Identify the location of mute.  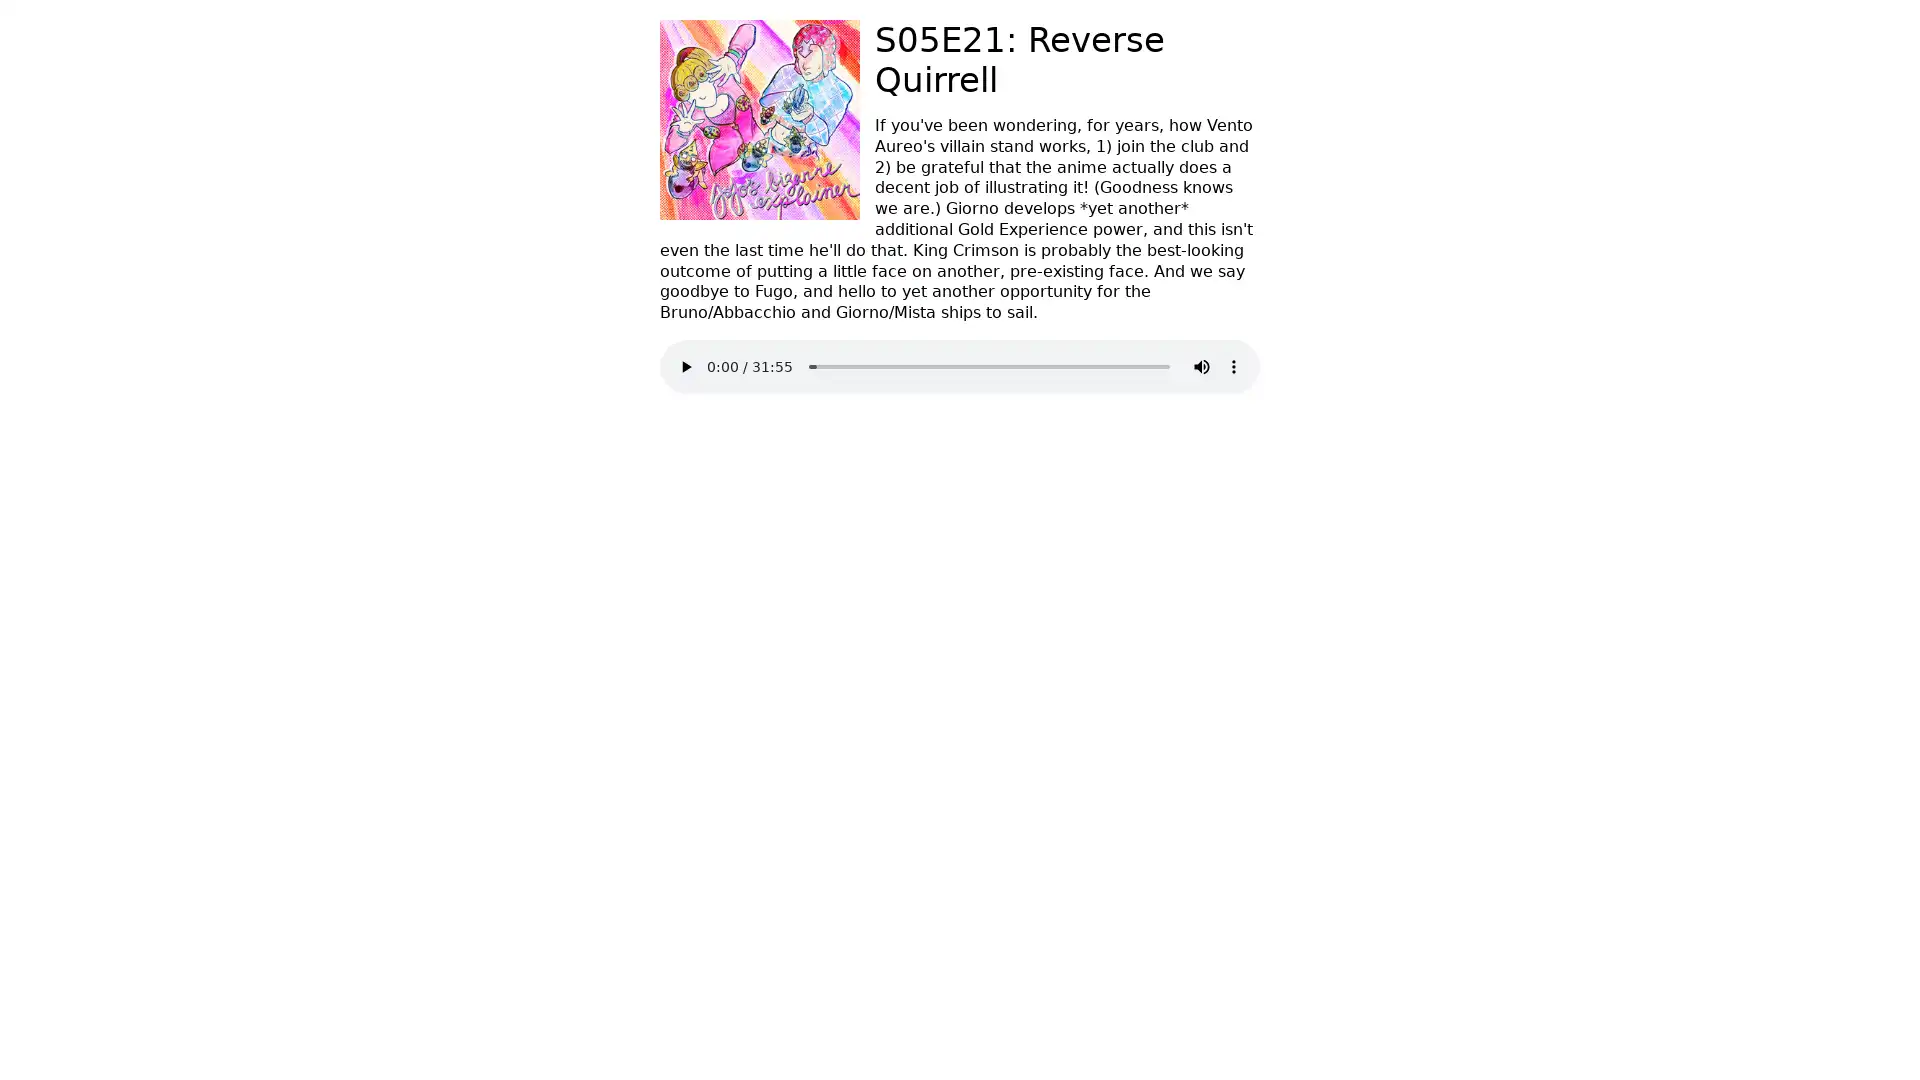
(1200, 366).